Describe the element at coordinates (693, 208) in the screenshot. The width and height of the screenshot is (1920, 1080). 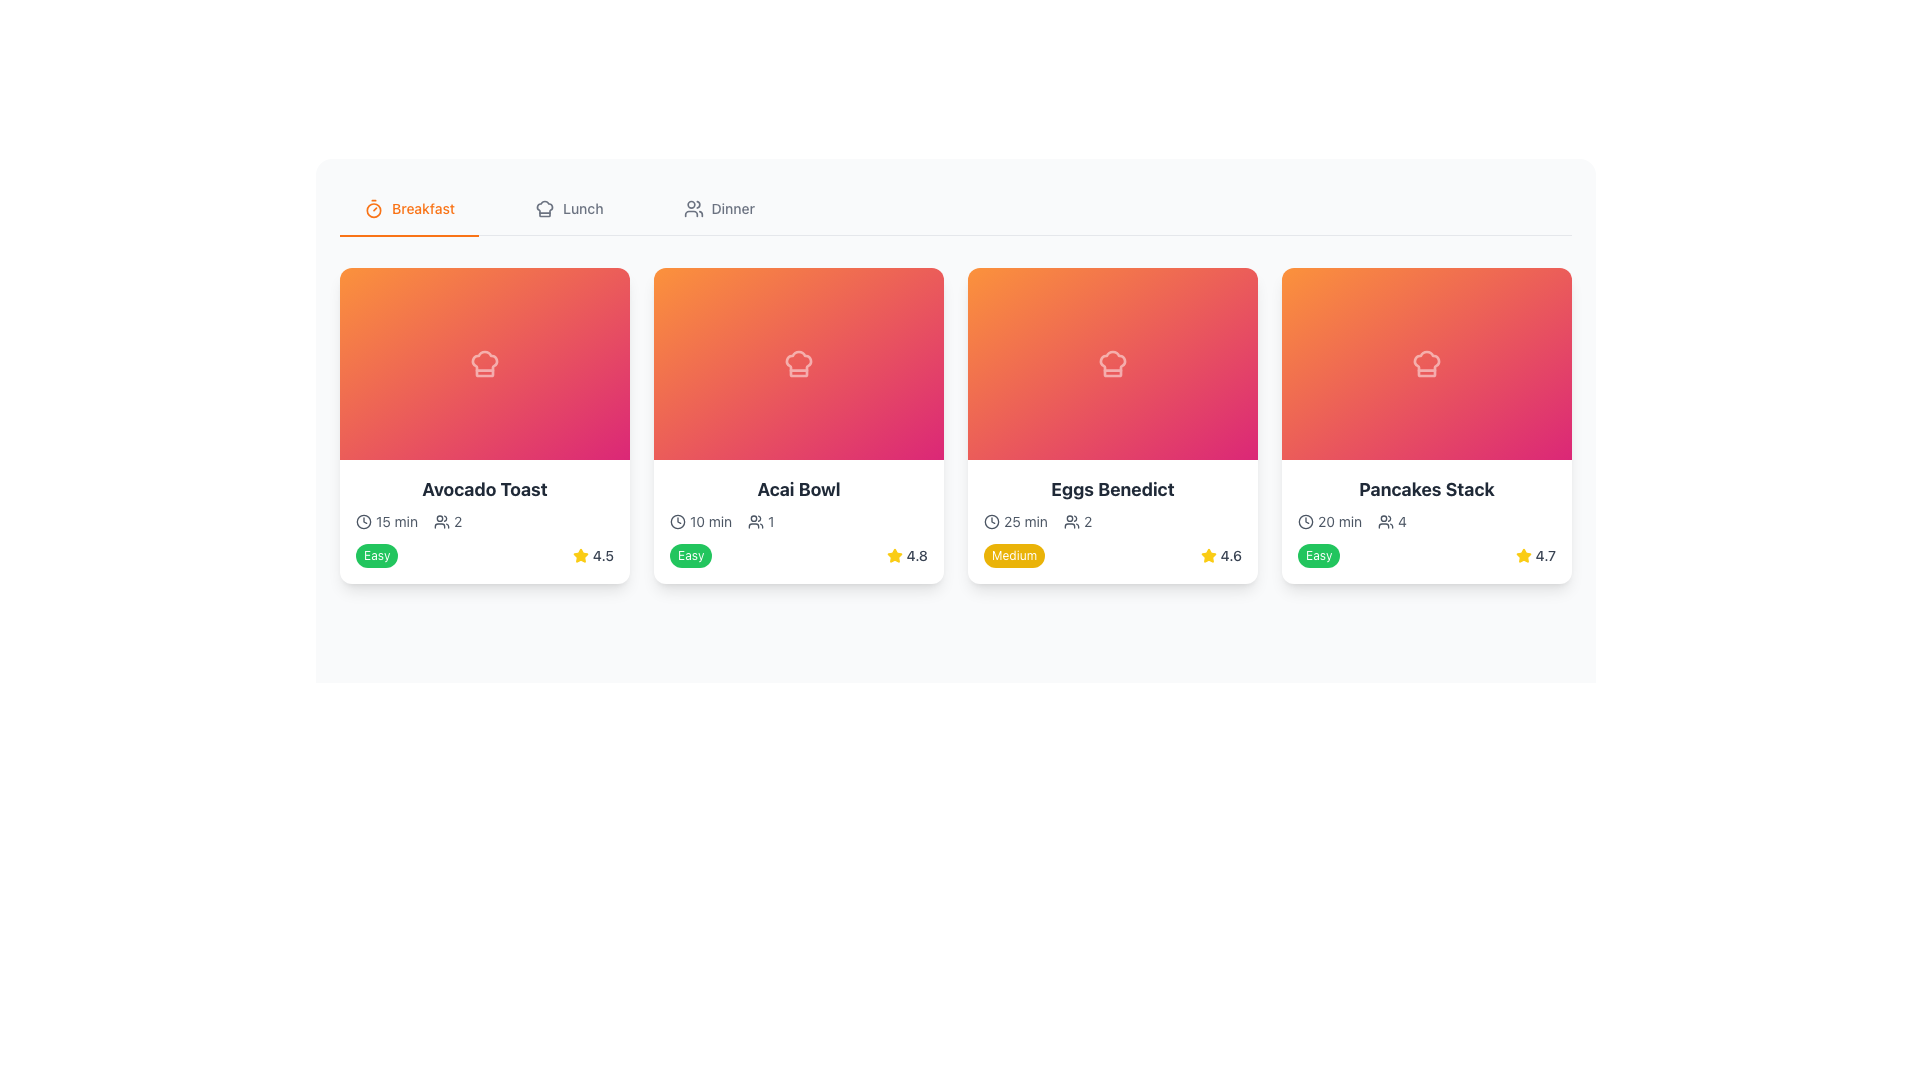
I see `the SVG icon depicting a group of people located to the left of the 'Dinner' text label in the menu bar` at that location.